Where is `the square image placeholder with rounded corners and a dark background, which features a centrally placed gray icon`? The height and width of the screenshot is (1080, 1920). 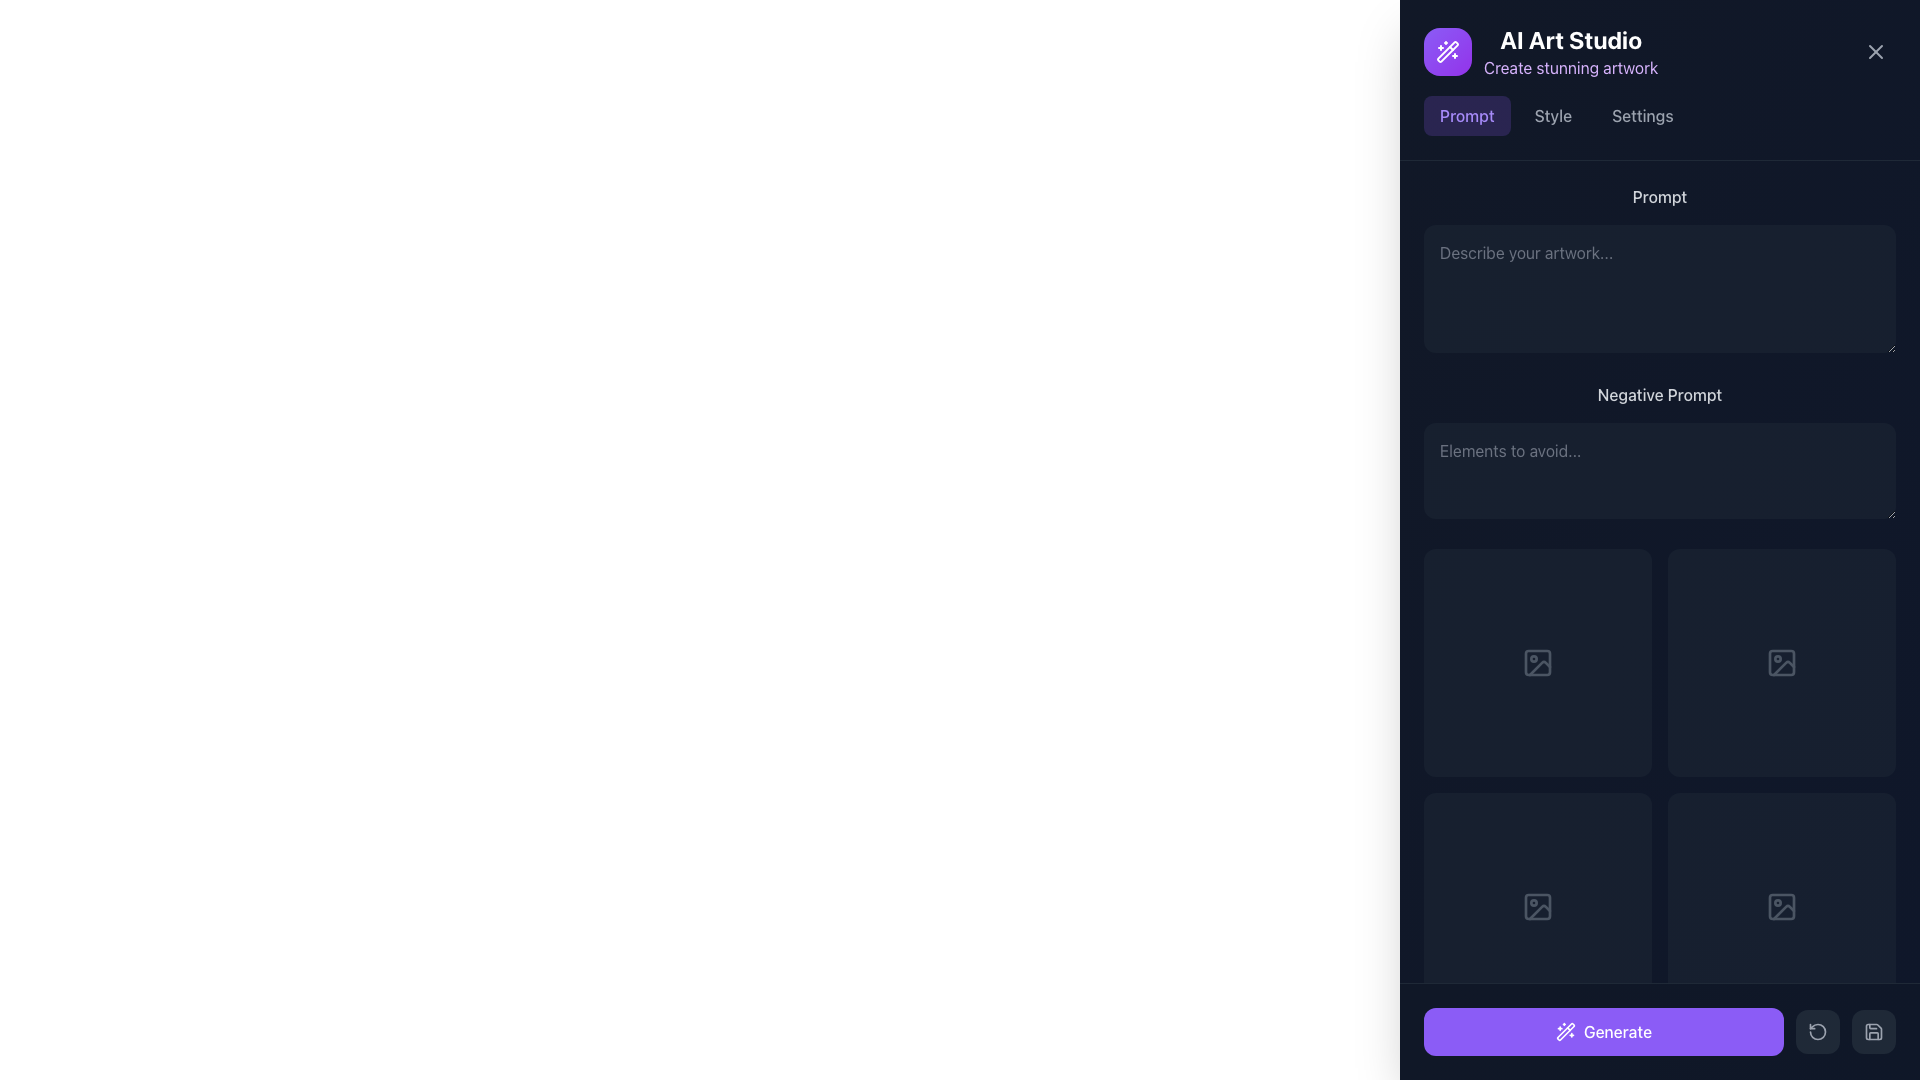
the square image placeholder with rounded corners and a dark background, which features a centrally placed gray icon is located at coordinates (1781, 663).